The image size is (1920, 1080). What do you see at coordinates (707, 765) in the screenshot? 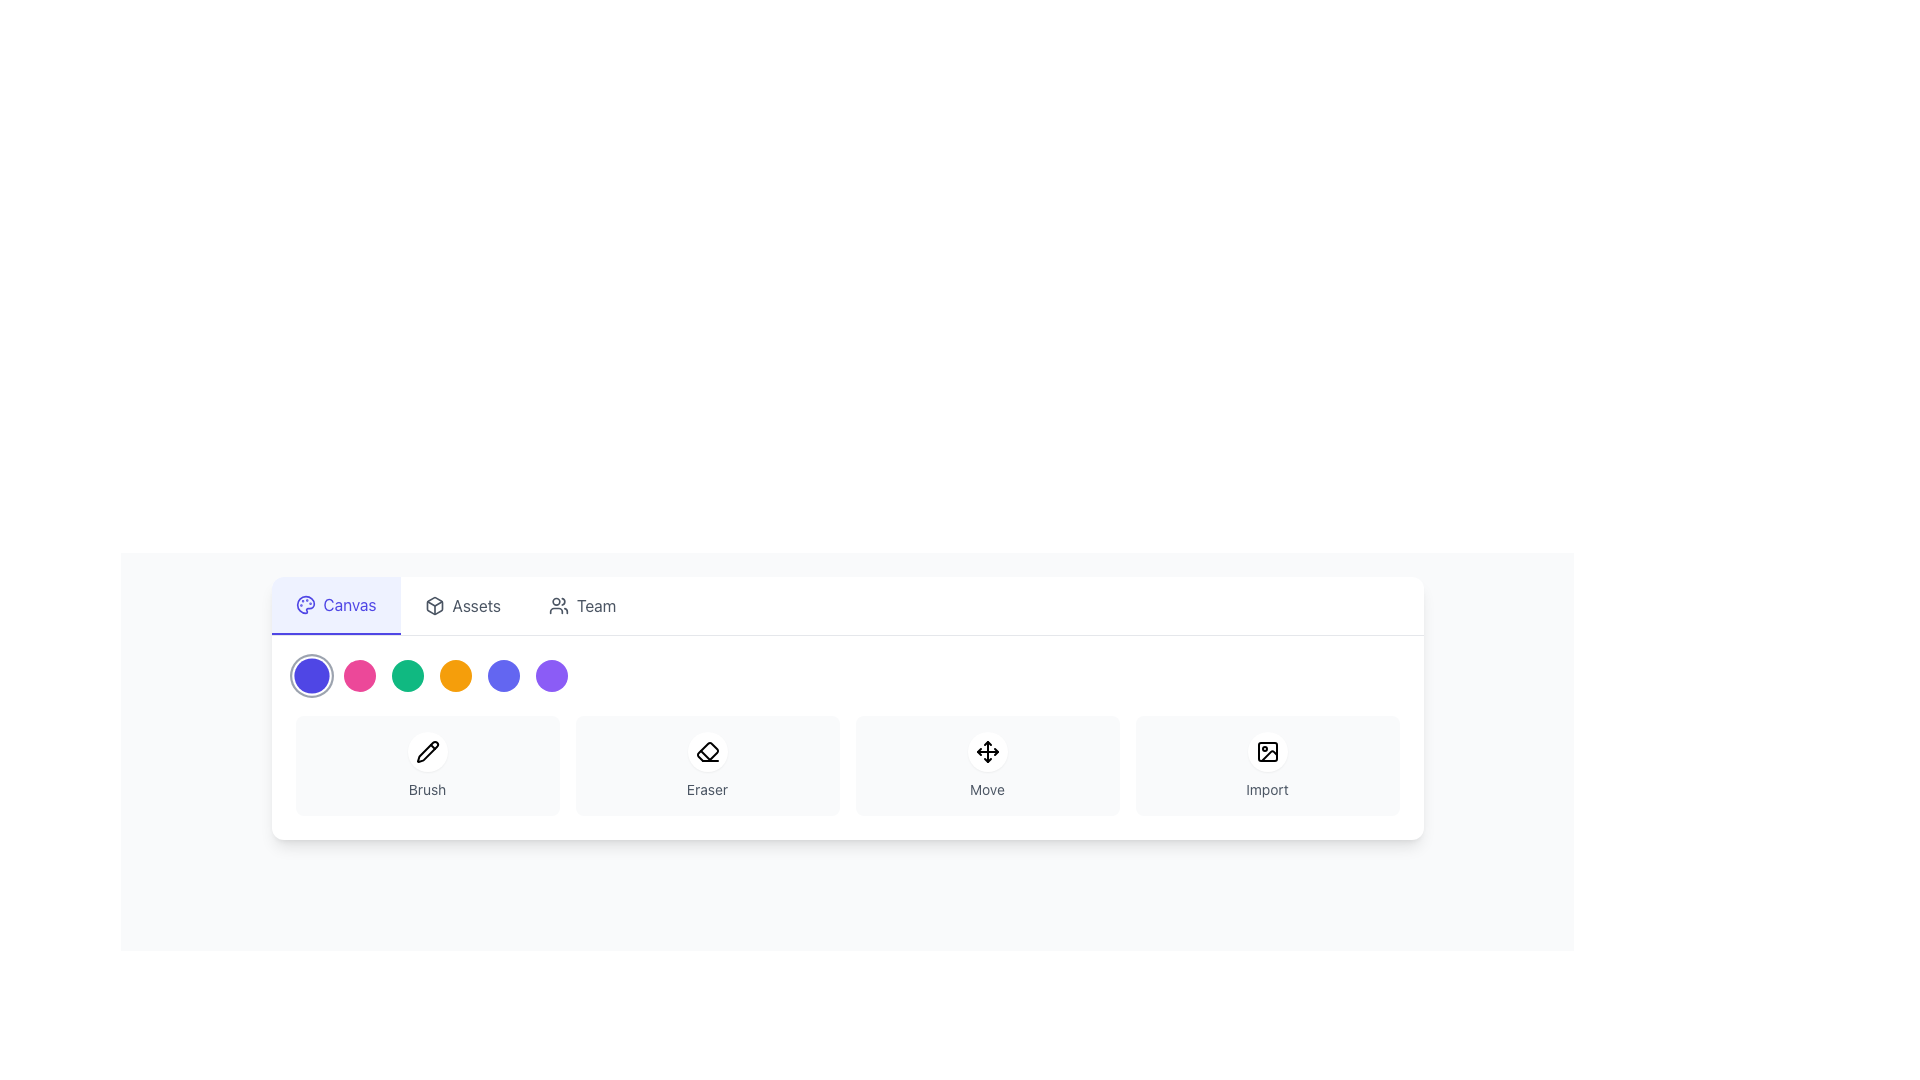
I see `the second button in the grid layout` at bounding box center [707, 765].